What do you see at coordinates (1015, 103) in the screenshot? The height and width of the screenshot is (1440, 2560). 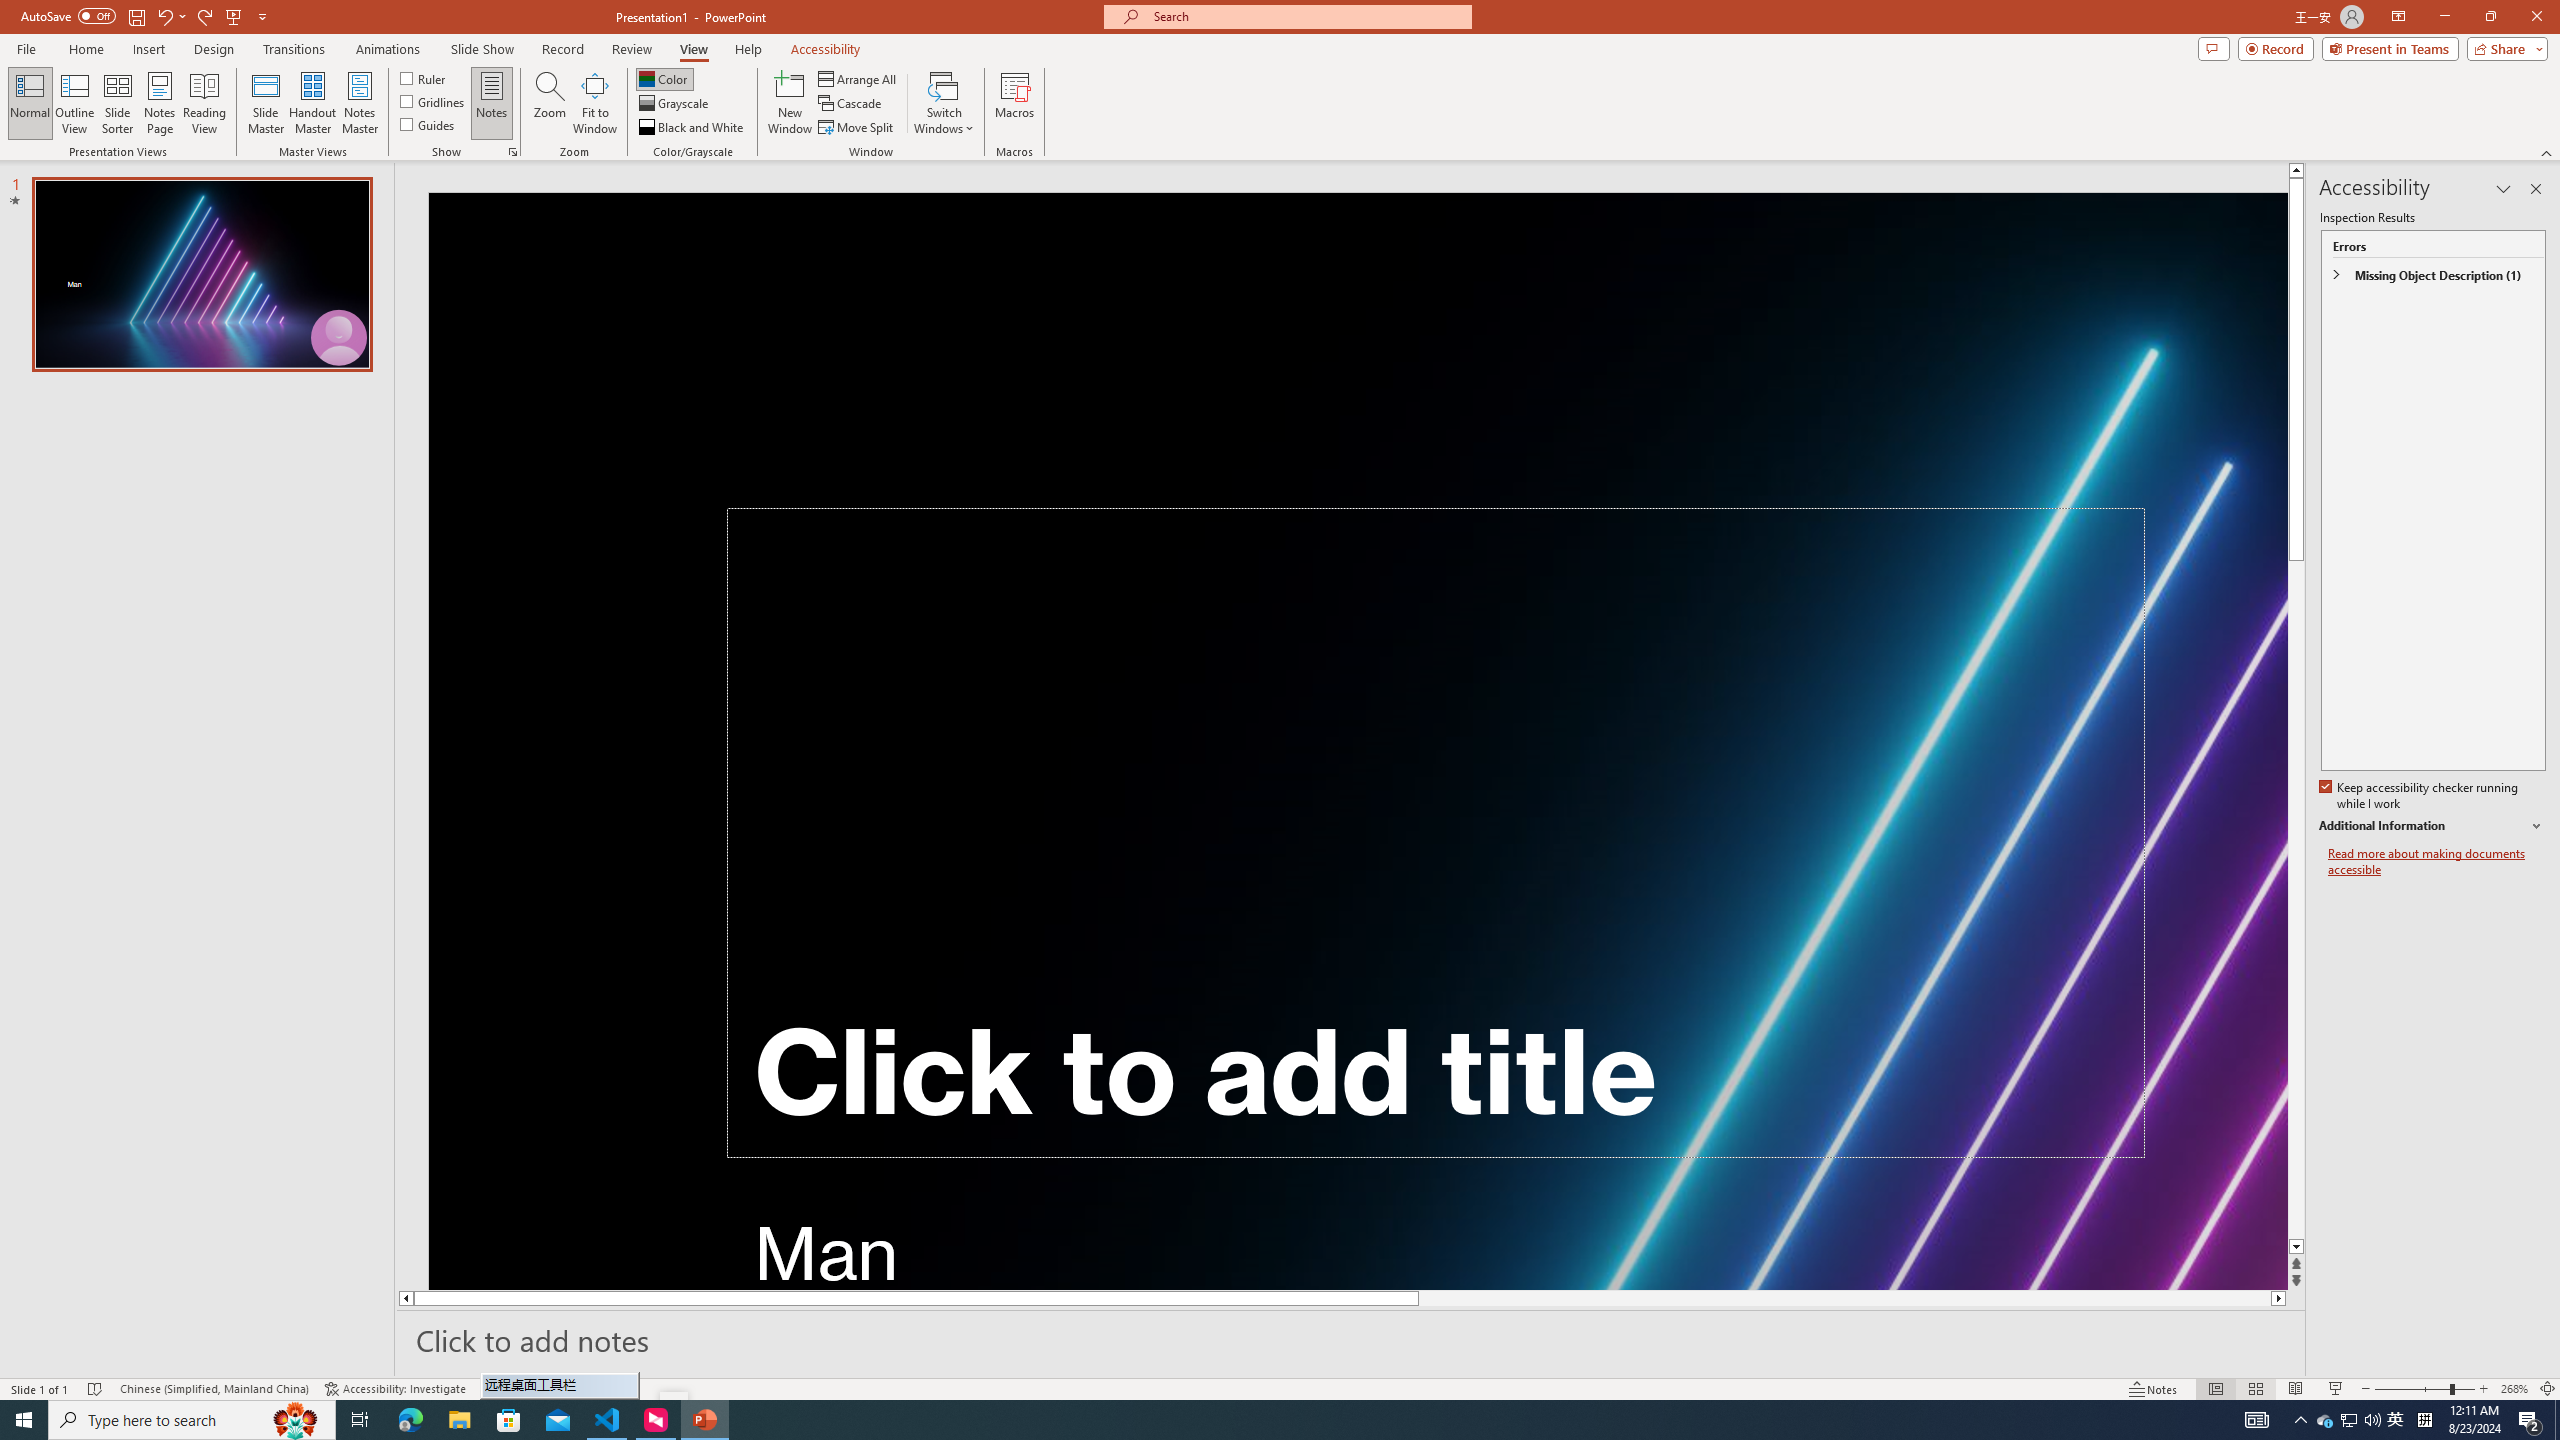 I see `'Macros'` at bounding box center [1015, 103].